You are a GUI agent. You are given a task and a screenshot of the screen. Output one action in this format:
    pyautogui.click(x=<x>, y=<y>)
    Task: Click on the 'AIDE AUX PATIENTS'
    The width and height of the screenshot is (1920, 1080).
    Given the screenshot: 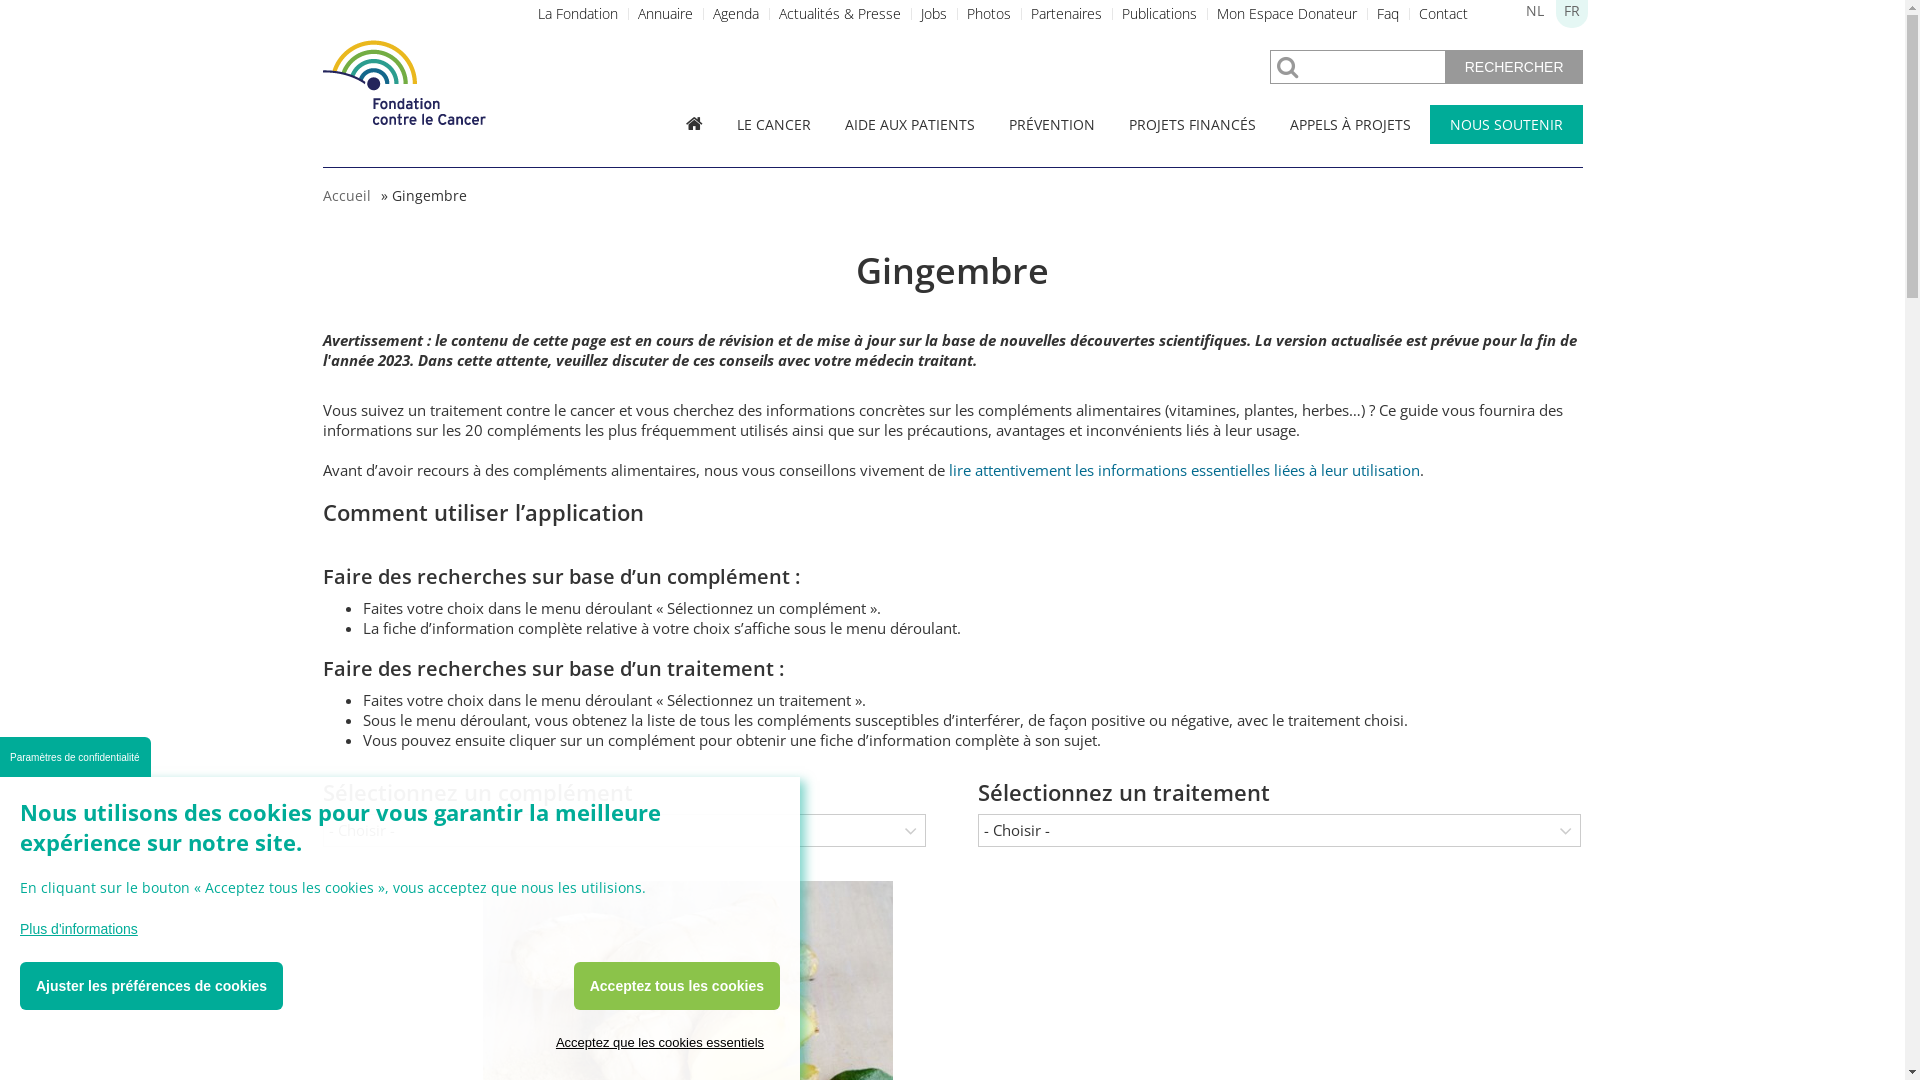 What is the action you would take?
    pyautogui.click(x=907, y=124)
    